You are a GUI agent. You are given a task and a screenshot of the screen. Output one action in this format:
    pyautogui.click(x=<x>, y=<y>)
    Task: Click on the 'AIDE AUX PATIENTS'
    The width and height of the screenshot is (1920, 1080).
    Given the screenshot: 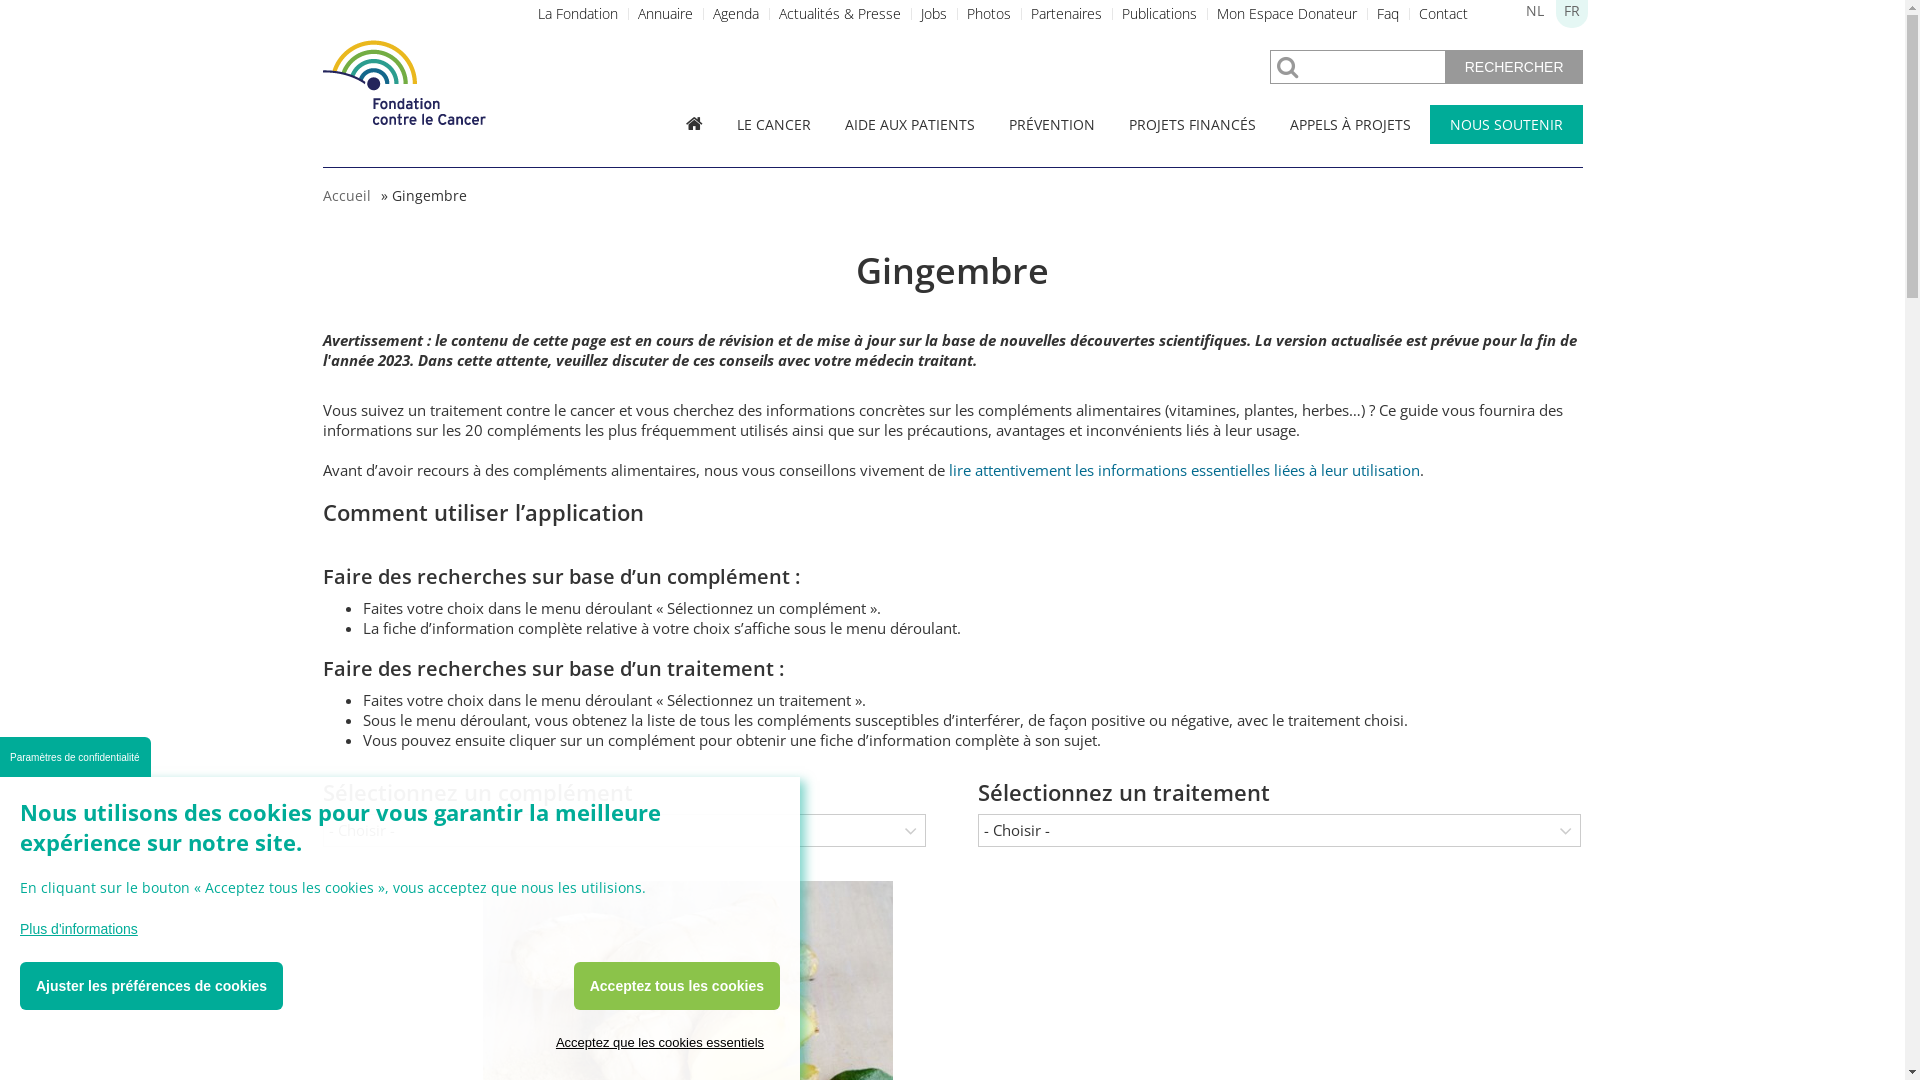 What is the action you would take?
    pyautogui.click(x=907, y=124)
    